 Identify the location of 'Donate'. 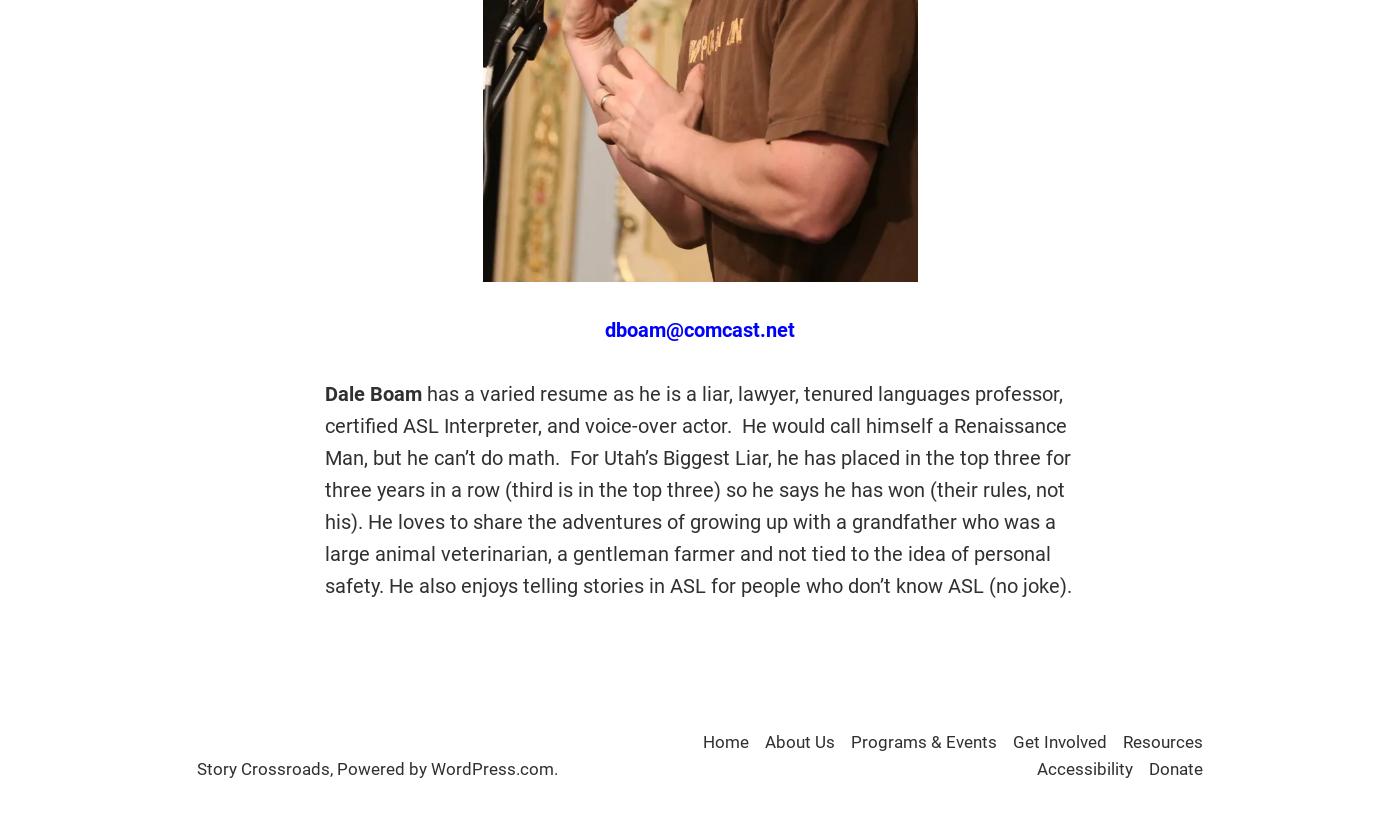
(1176, 768).